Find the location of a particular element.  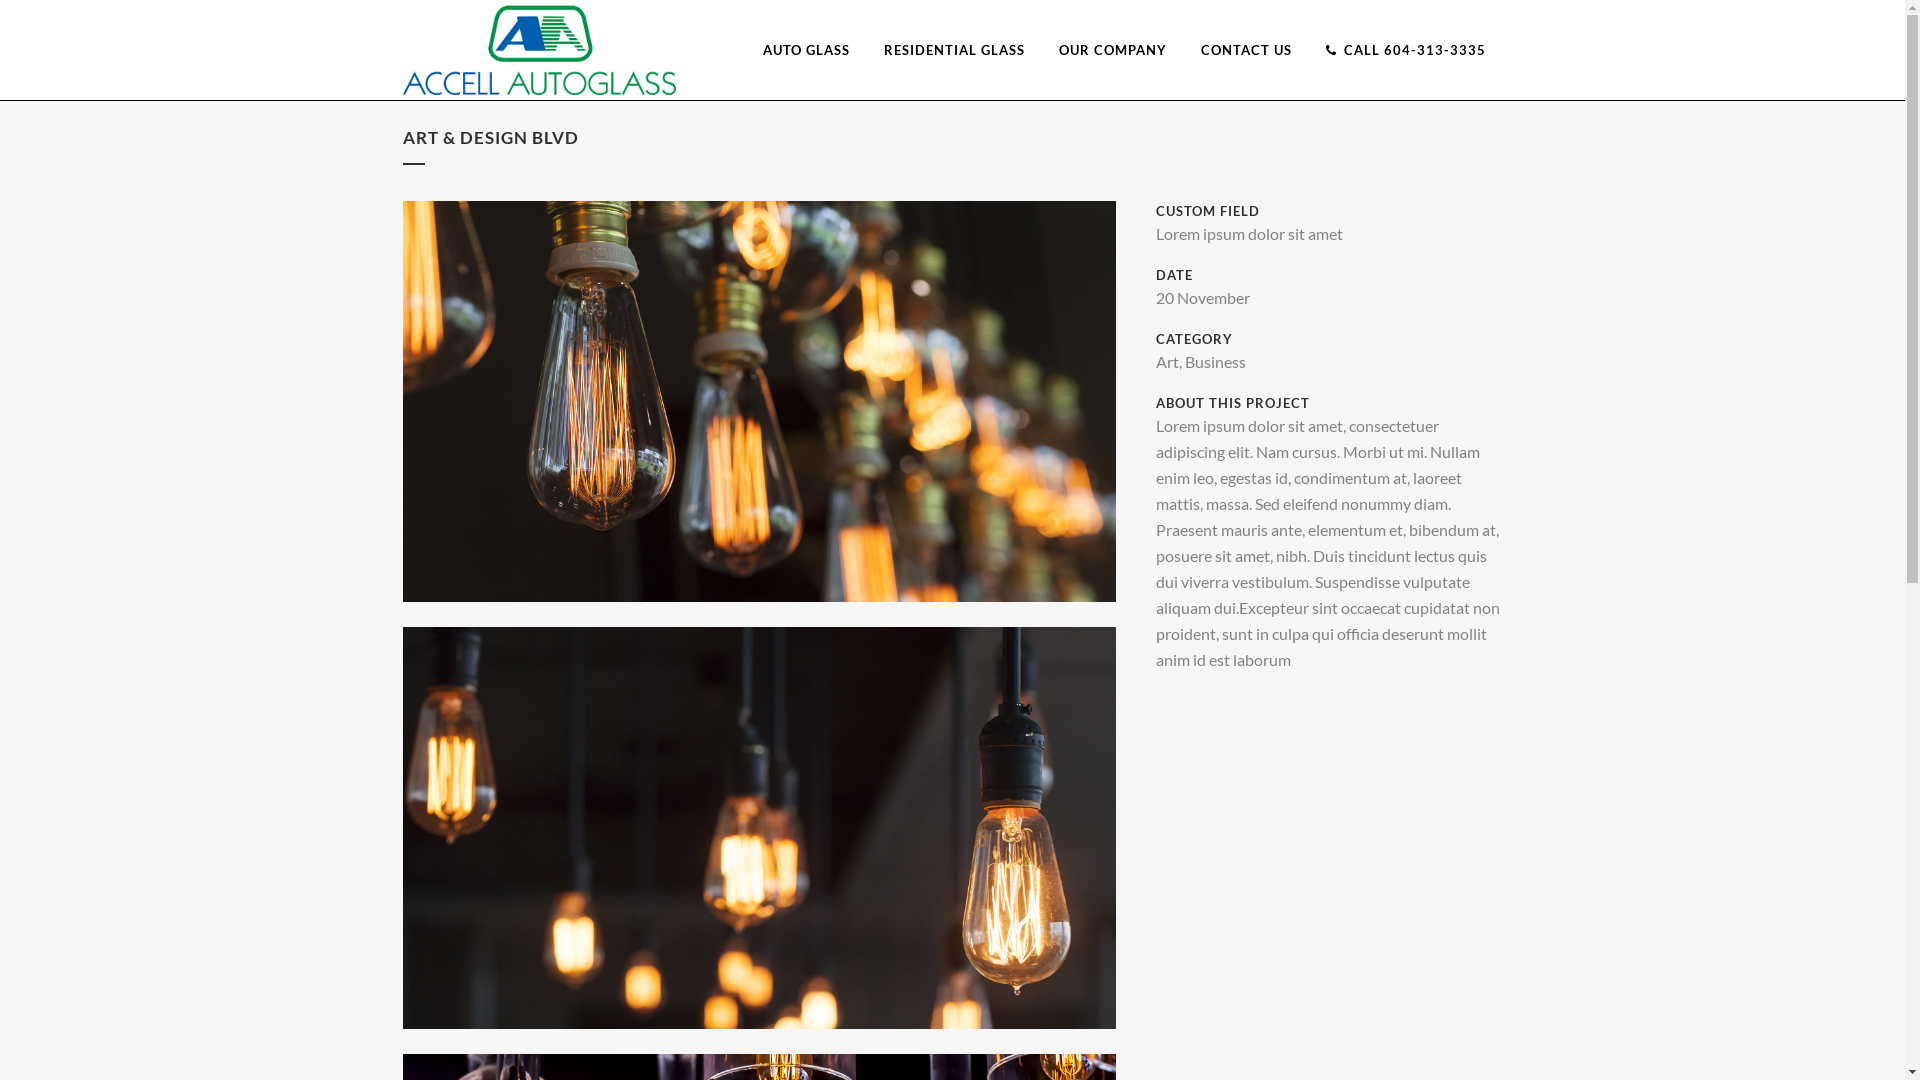

'OUR COMPANY' is located at coordinates (1112, 49).